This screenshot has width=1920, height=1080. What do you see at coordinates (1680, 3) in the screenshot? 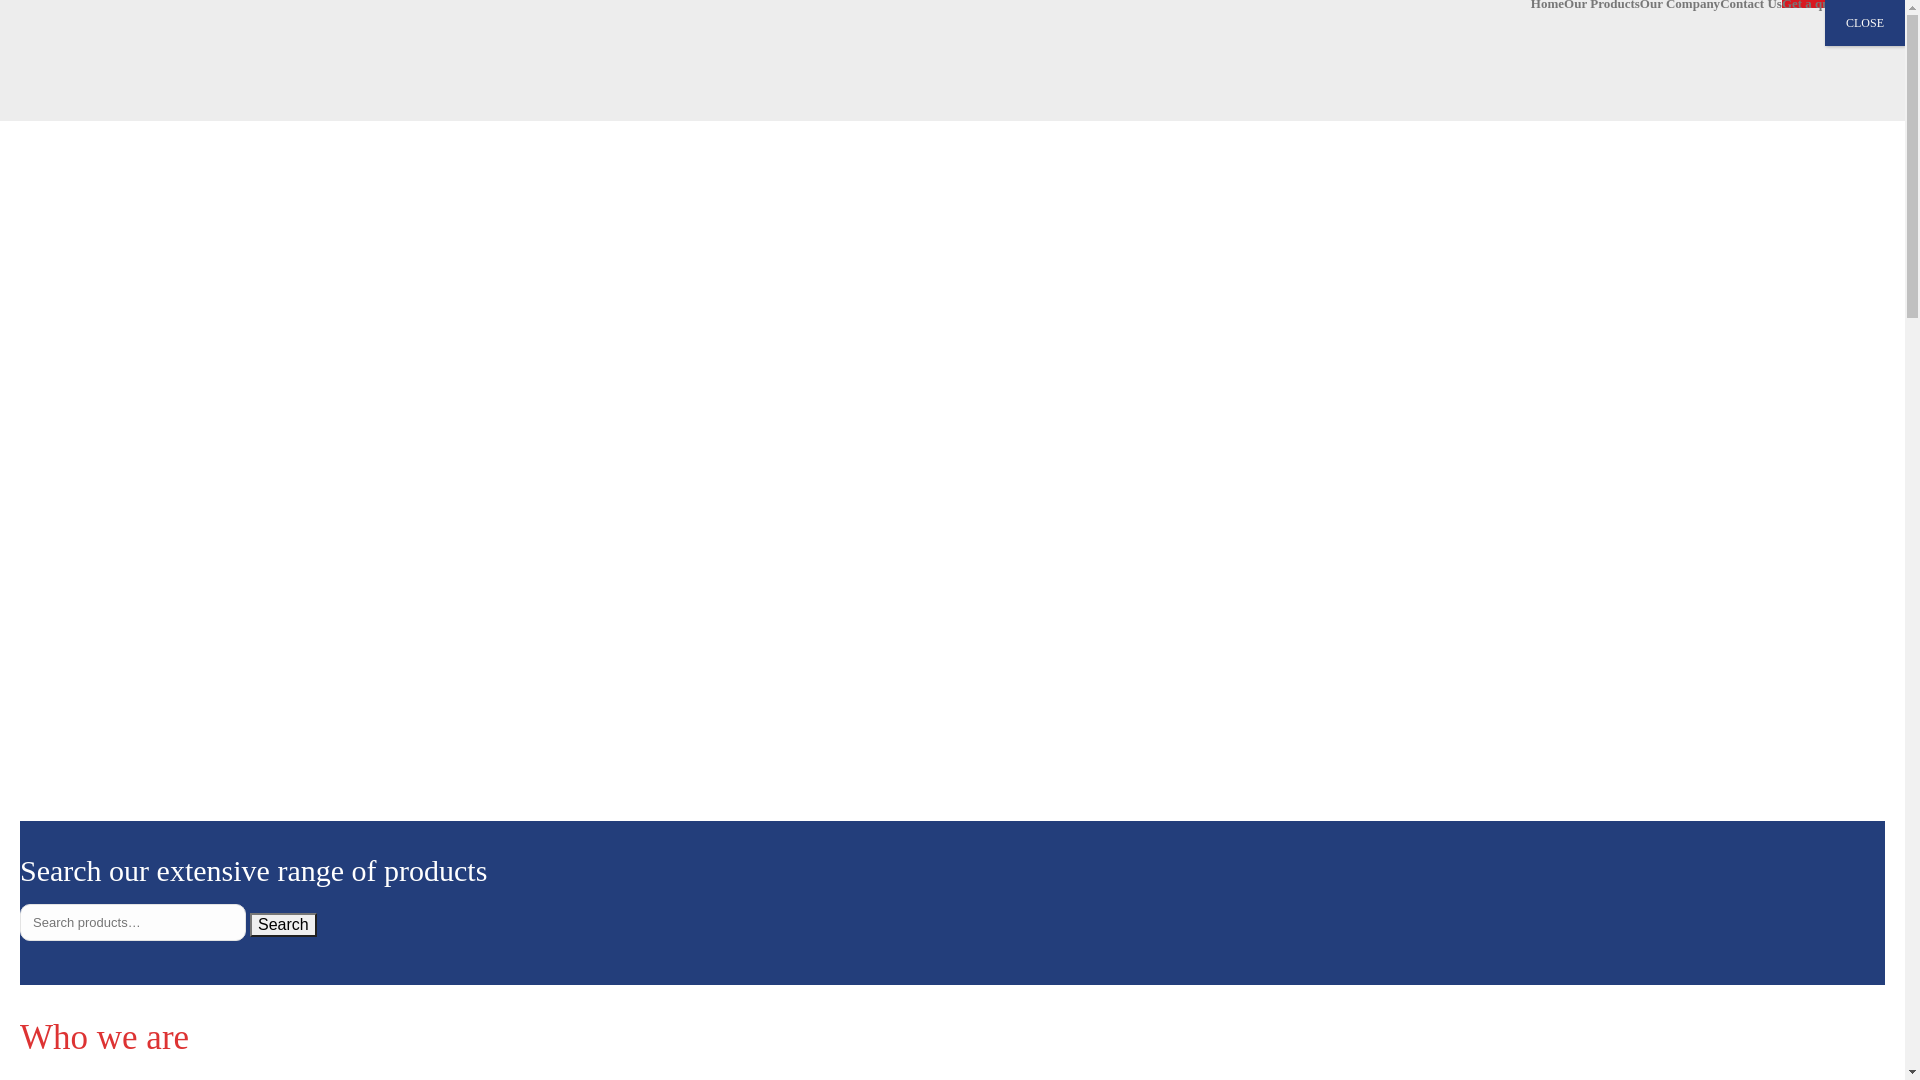
I see `'Our Company'` at bounding box center [1680, 3].